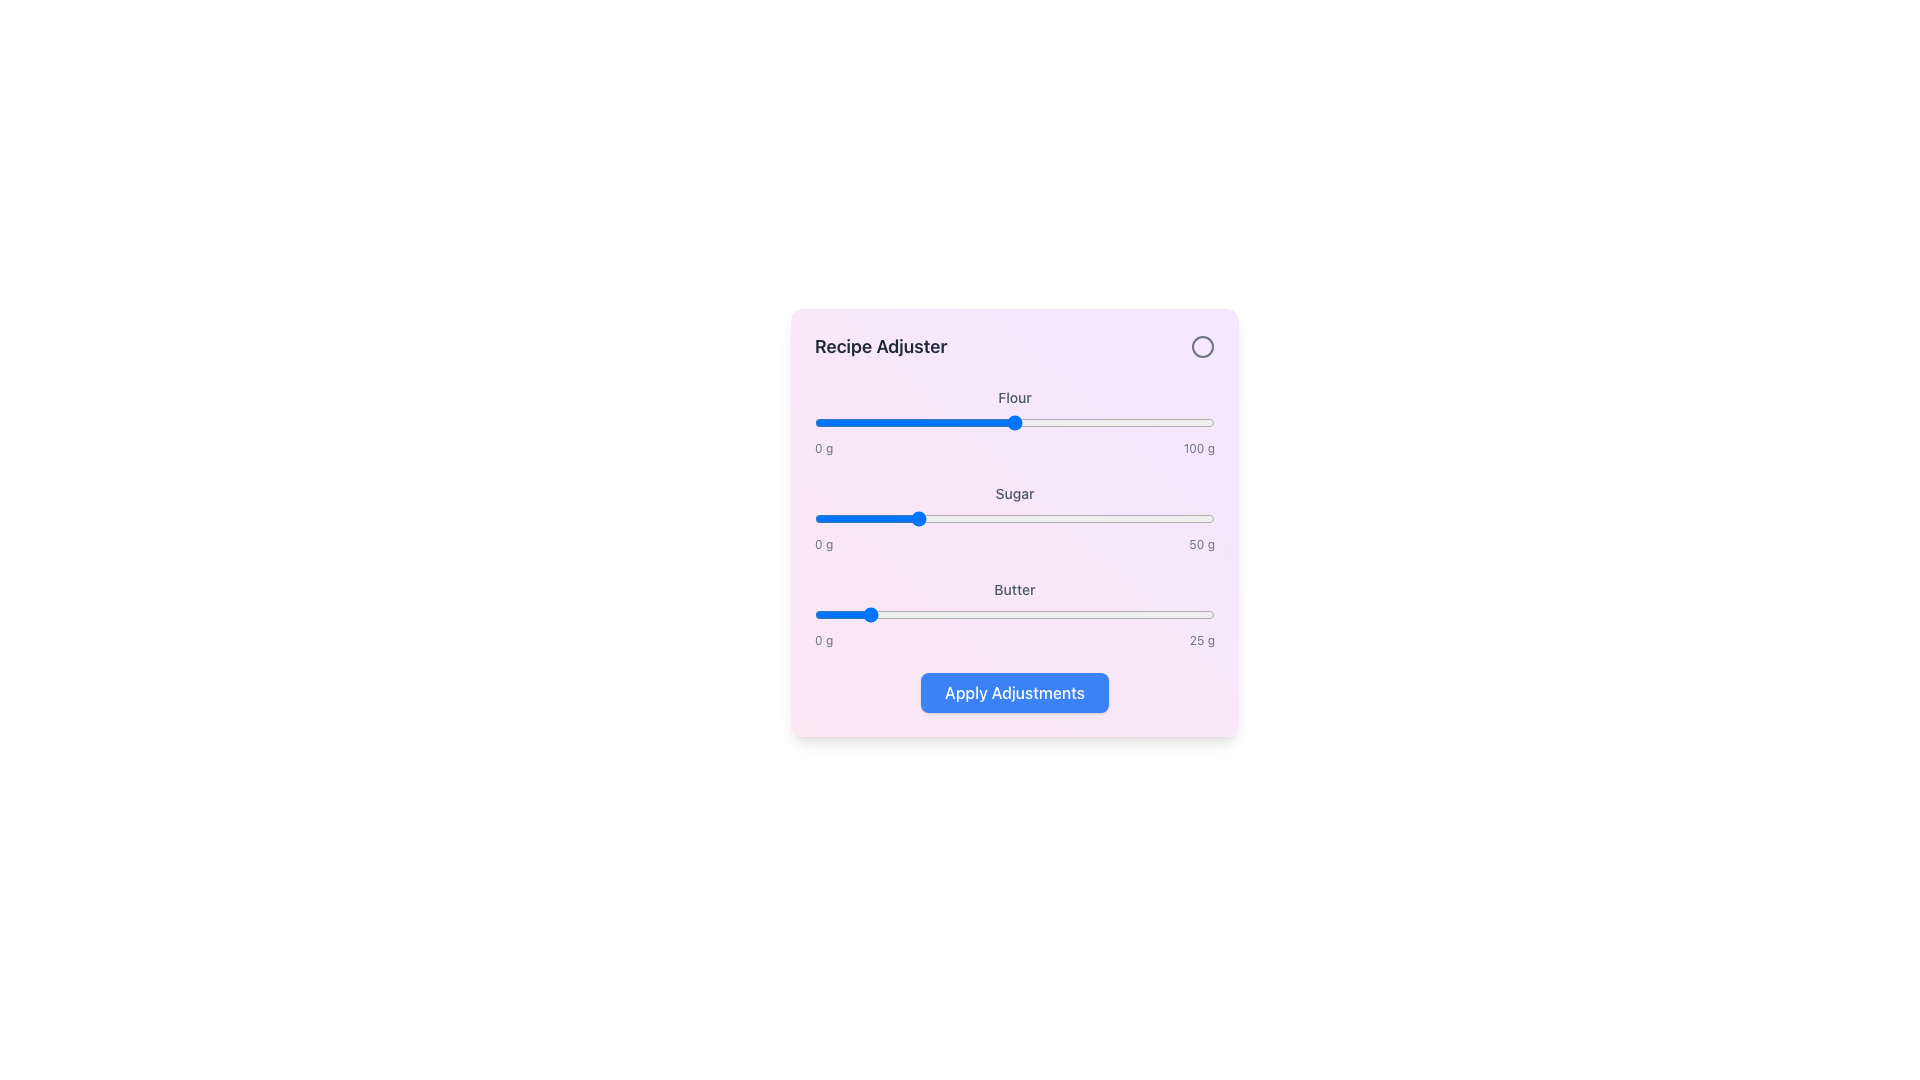 The width and height of the screenshot is (1920, 1080). What do you see at coordinates (1014, 422) in the screenshot?
I see `the circular handle of the horizontal slider control for 'Flour', which is visually represented by a gradient bar with yellow on the left and red on the right, located at the top of the three-slider interface` at bounding box center [1014, 422].